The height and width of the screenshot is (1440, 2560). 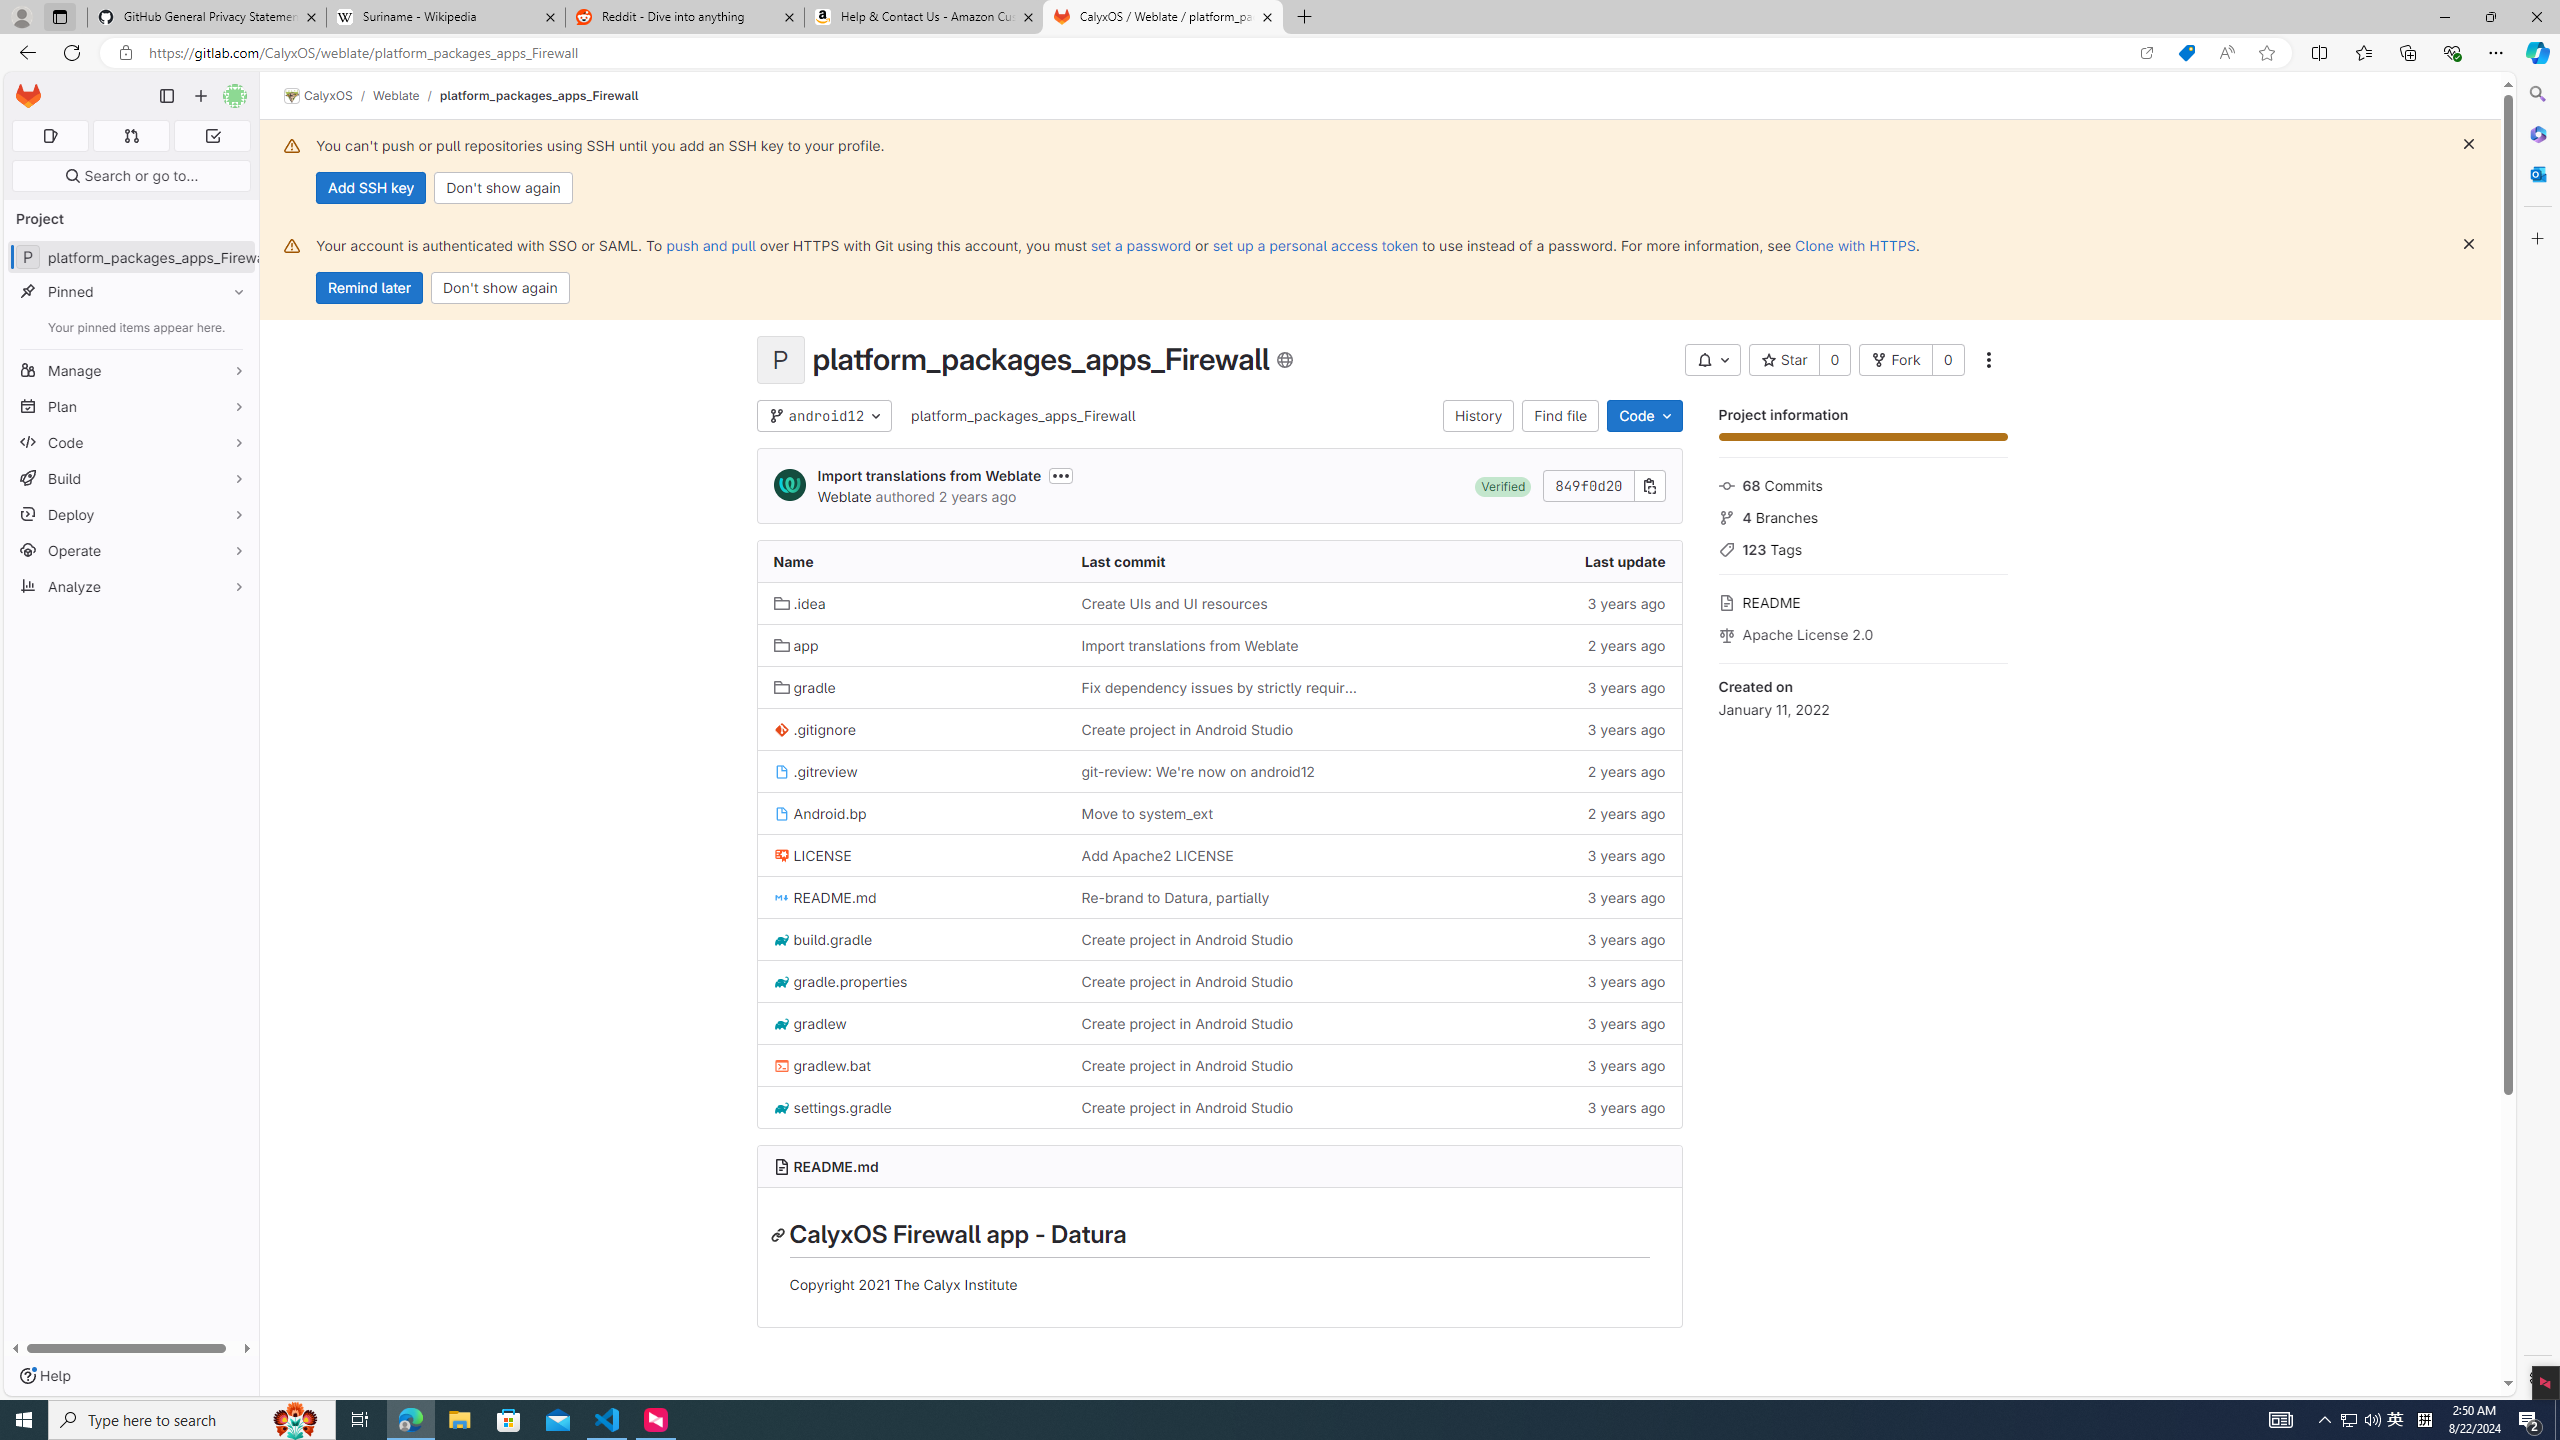 What do you see at coordinates (910, 562) in the screenshot?
I see `'Name'` at bounding box center [910, 562].